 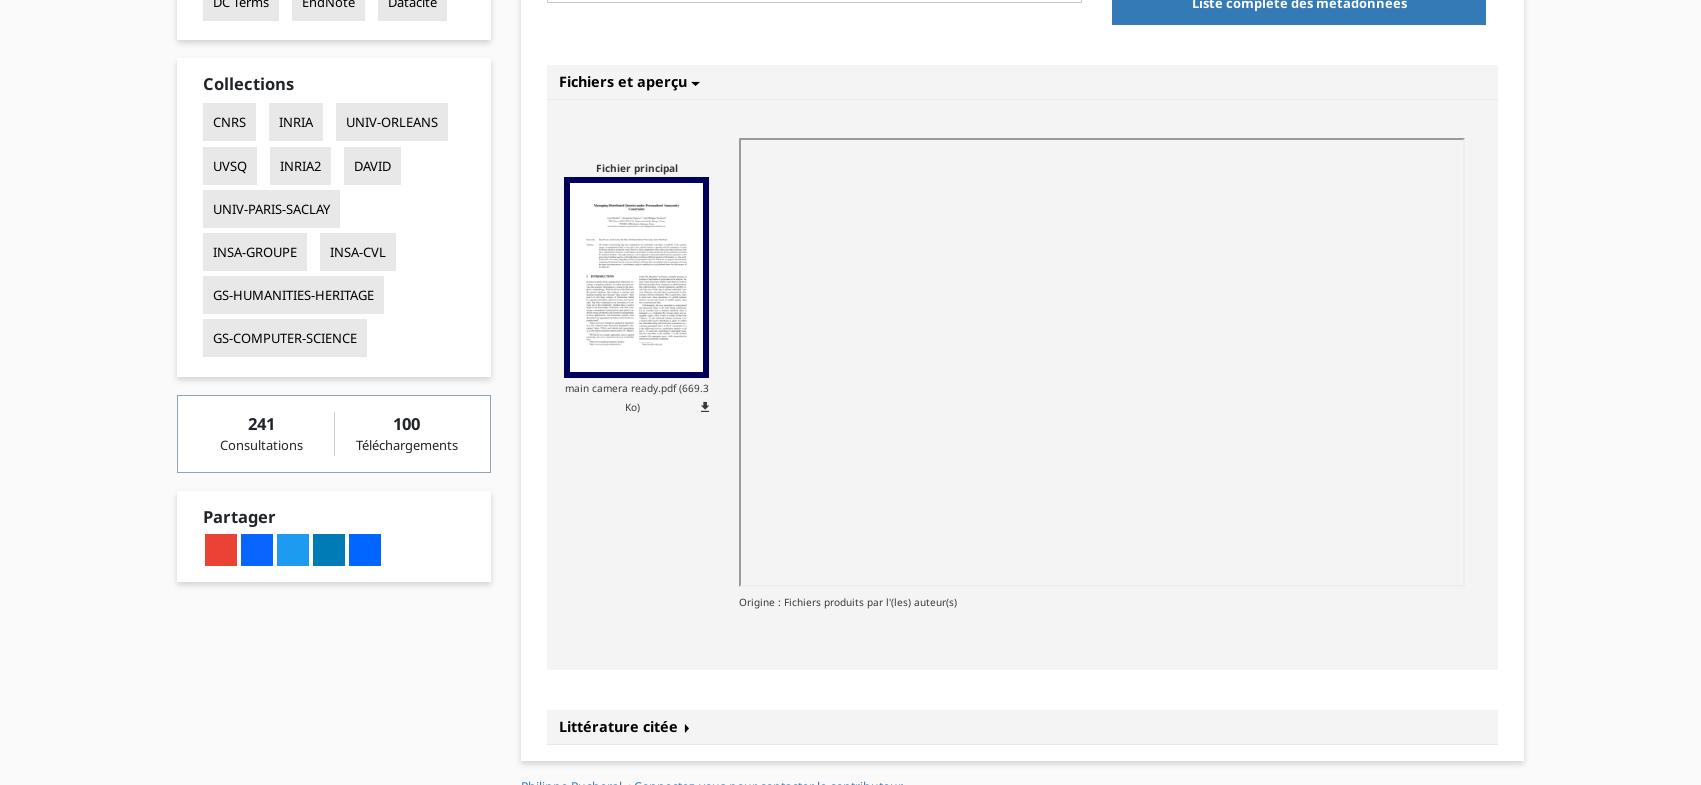 I want to click on '100', so click(x=391, y=422).